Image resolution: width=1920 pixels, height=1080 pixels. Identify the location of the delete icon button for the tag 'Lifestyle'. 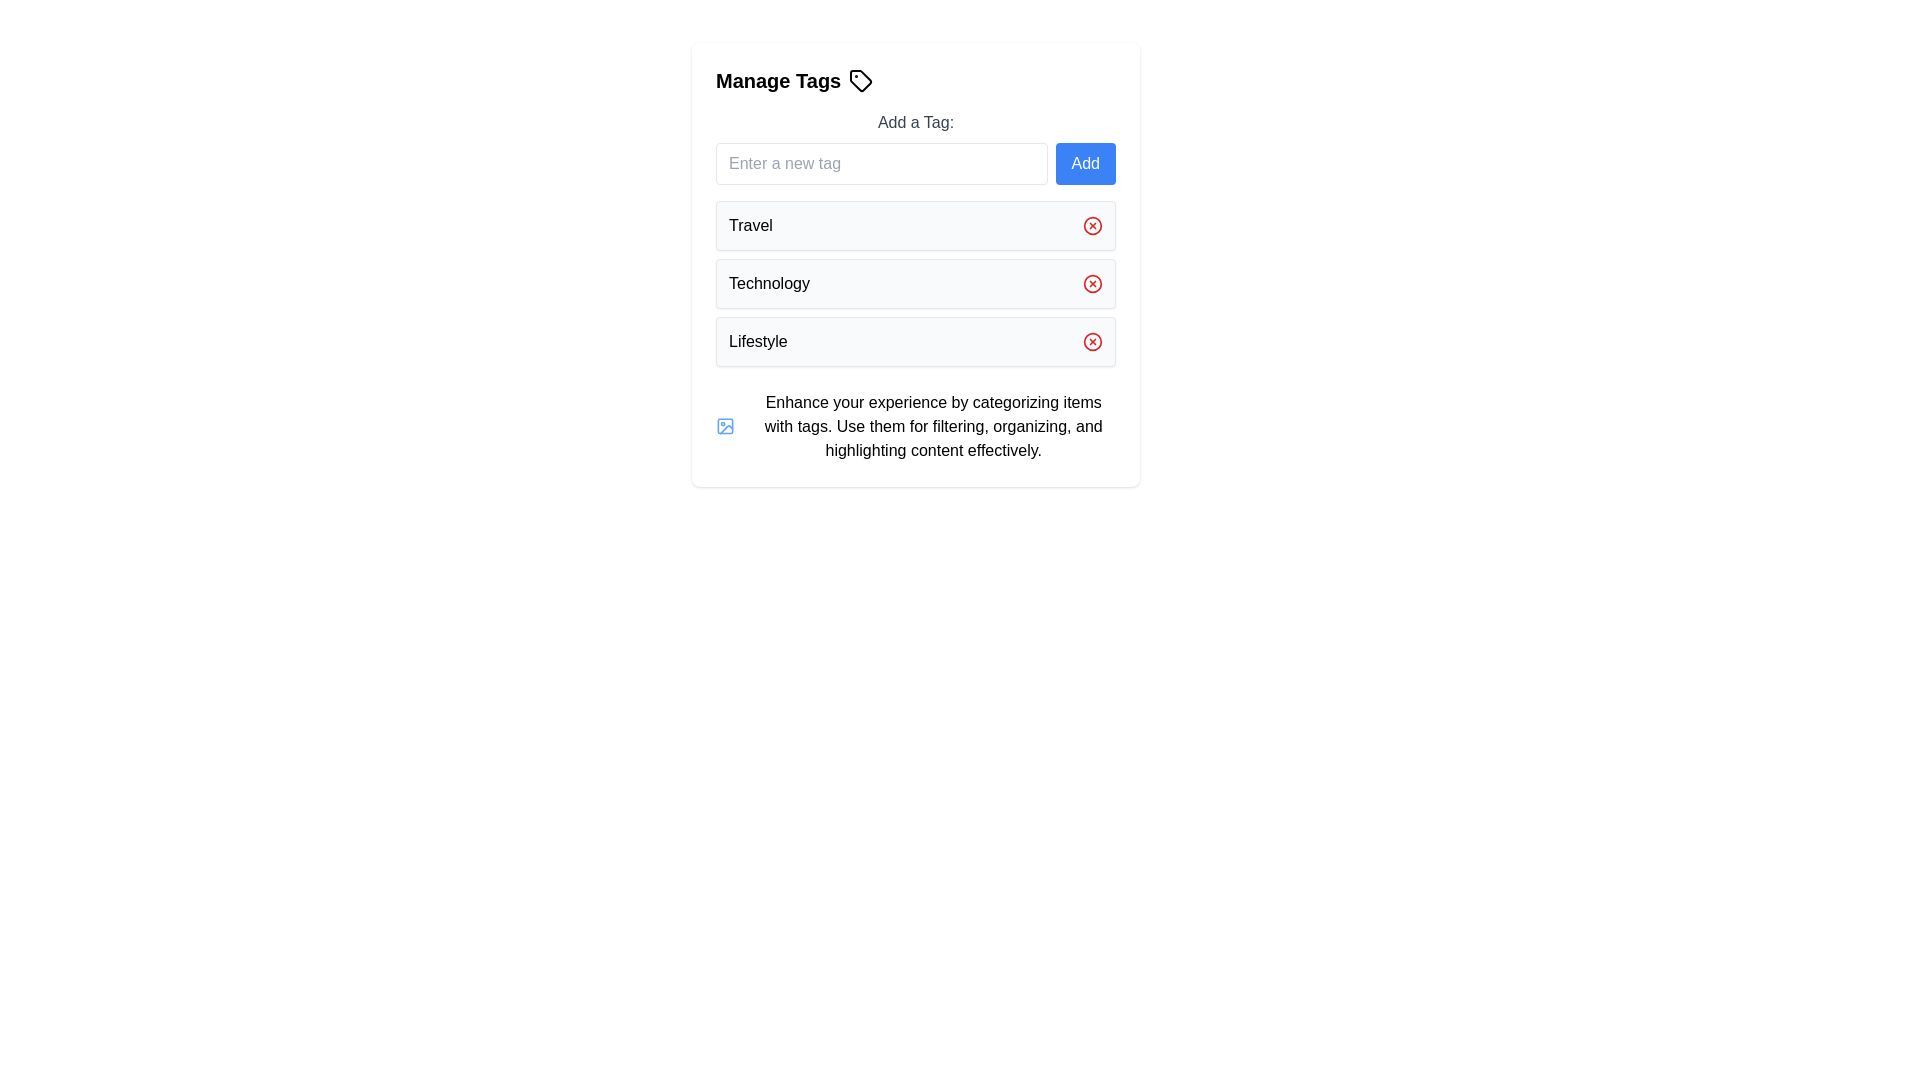
(1092, 341).